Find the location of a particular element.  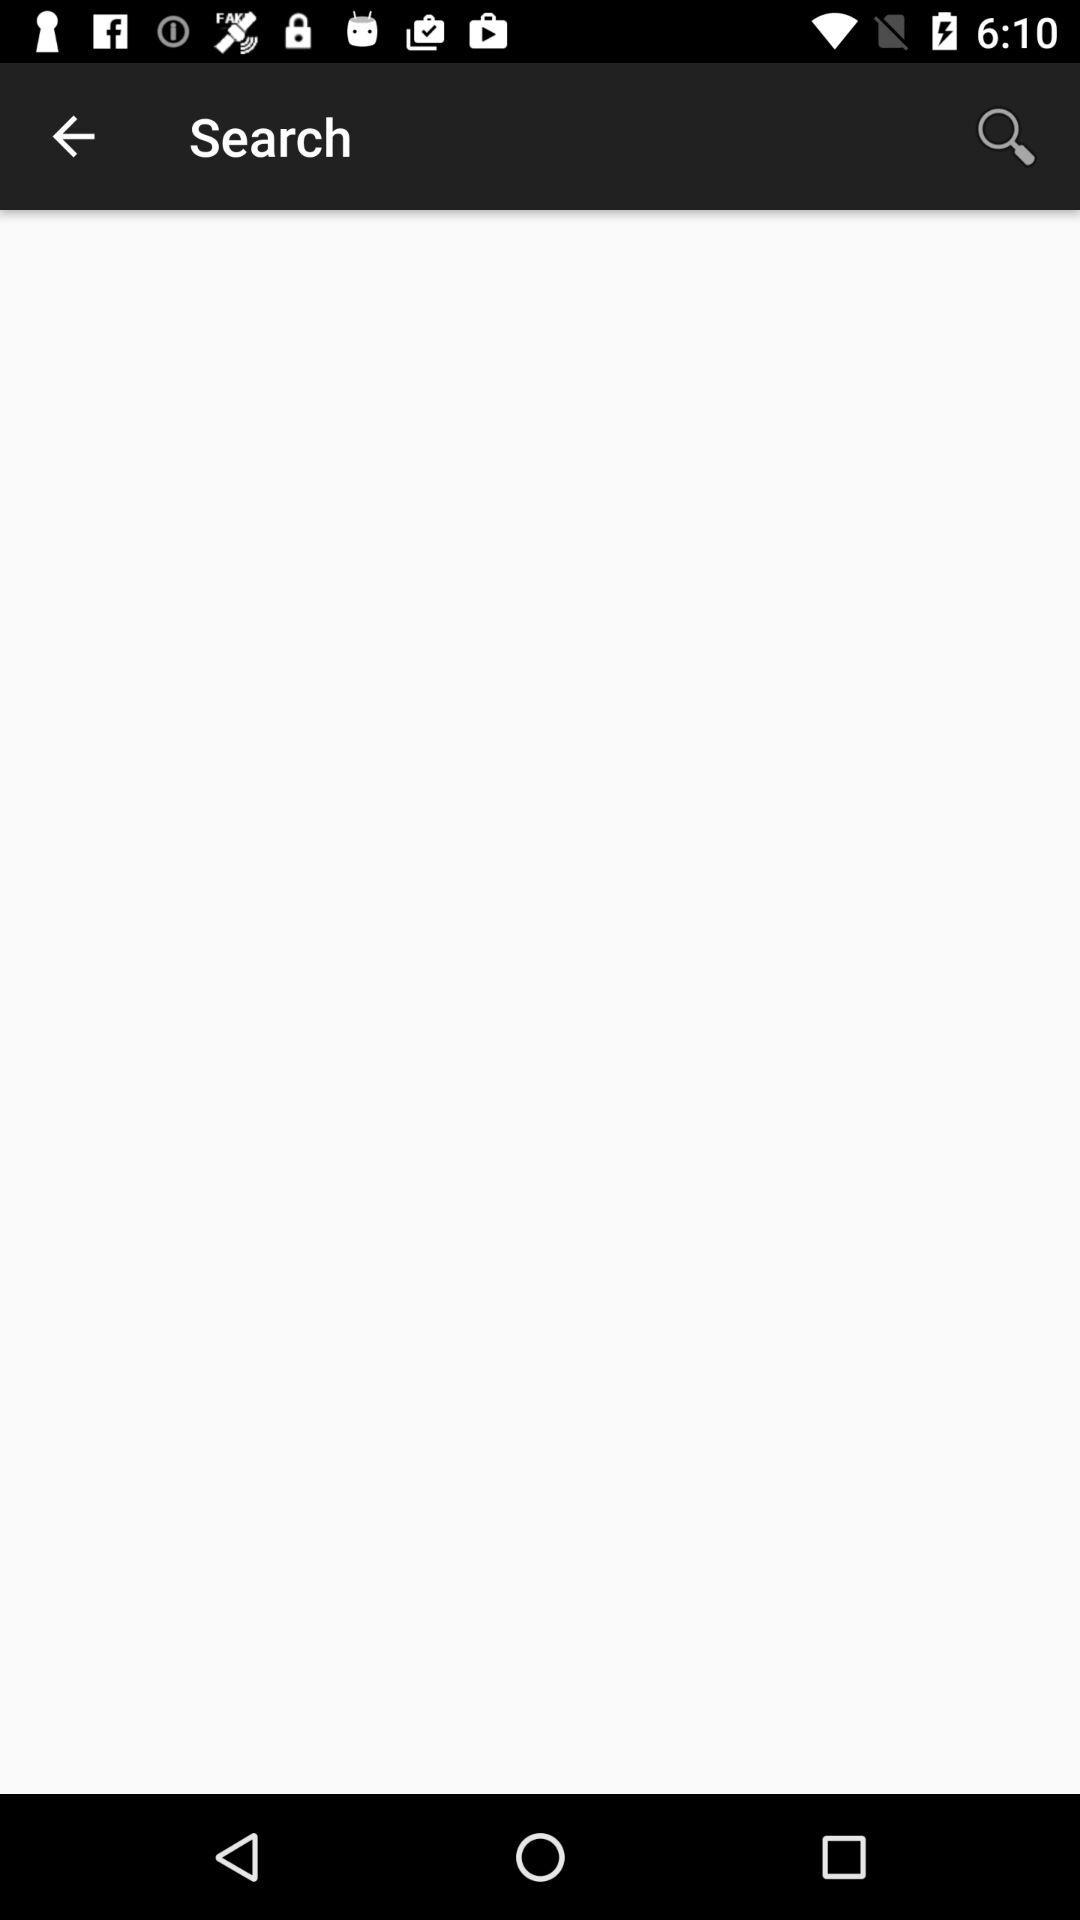

the item to the left of search item is located at coordinates (72, 135).